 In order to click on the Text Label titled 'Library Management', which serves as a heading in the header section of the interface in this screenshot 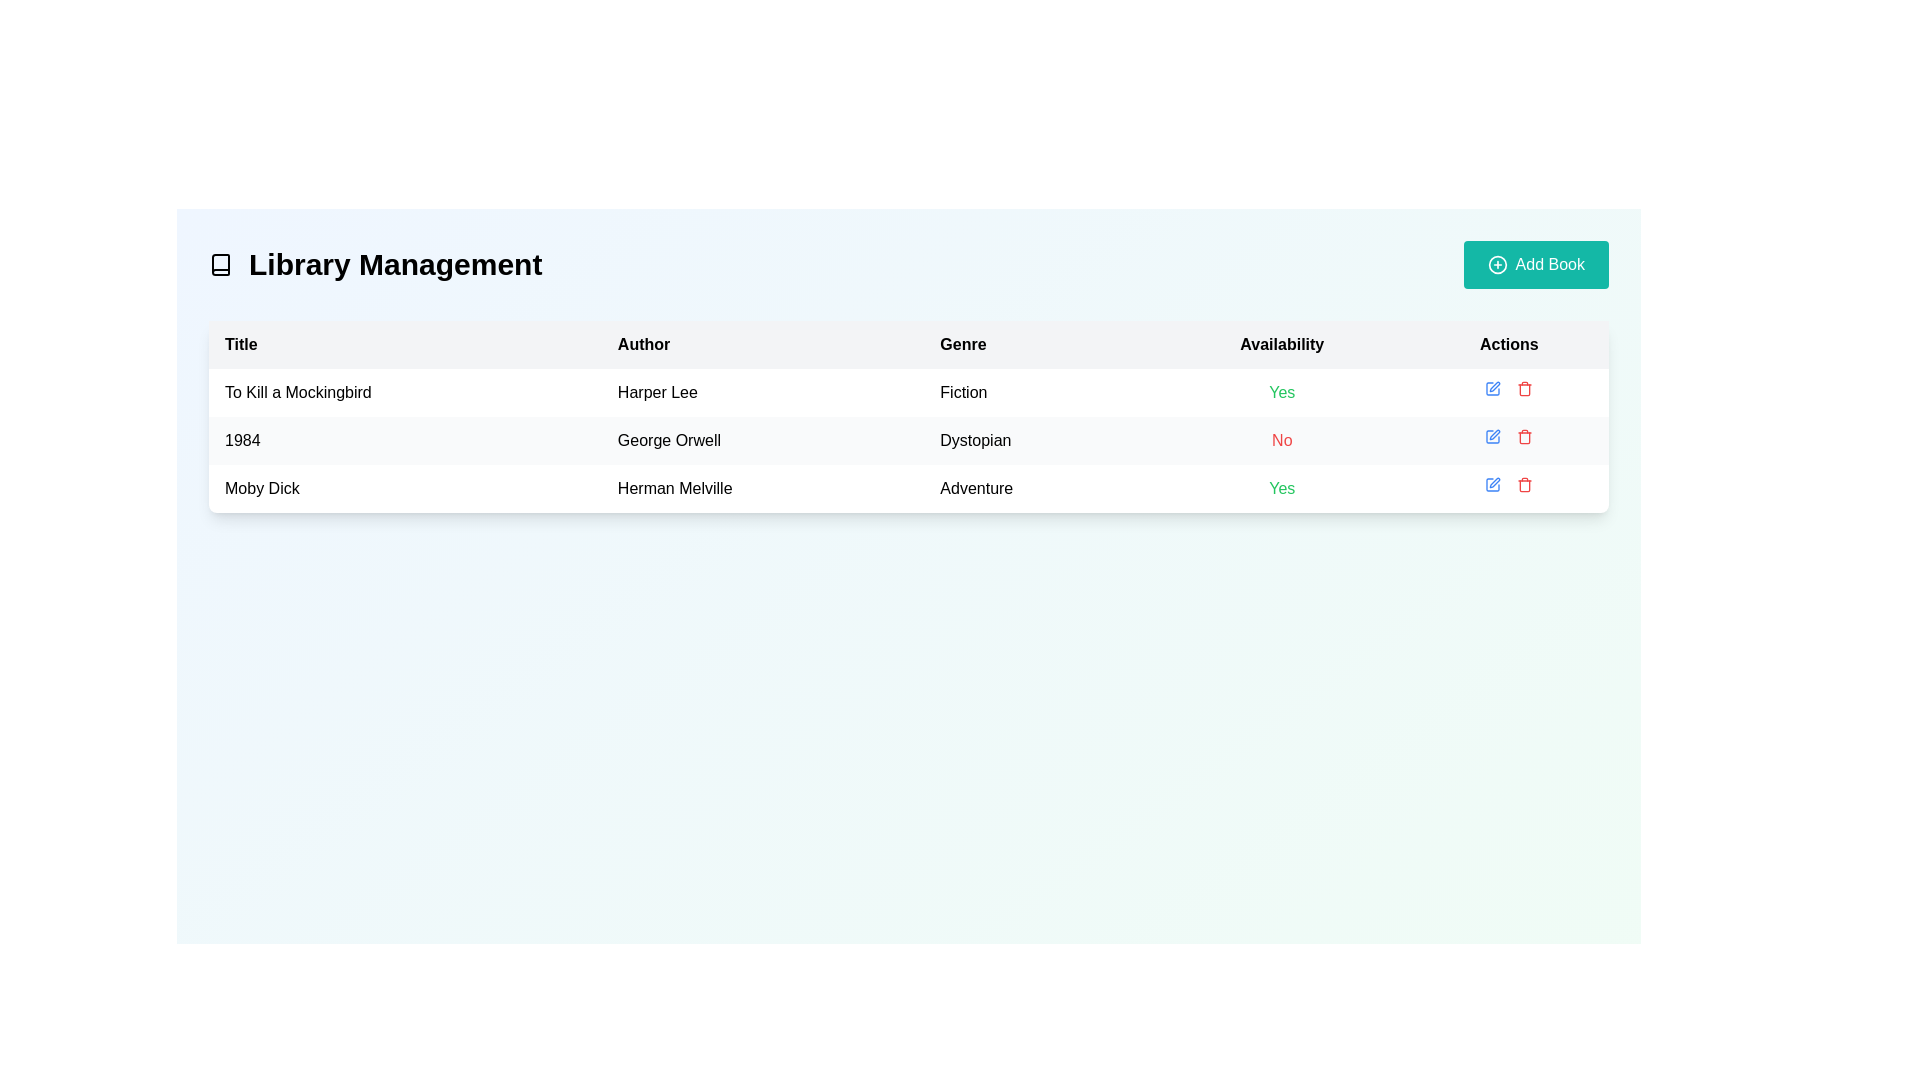, I will do `click(375, 264)`.